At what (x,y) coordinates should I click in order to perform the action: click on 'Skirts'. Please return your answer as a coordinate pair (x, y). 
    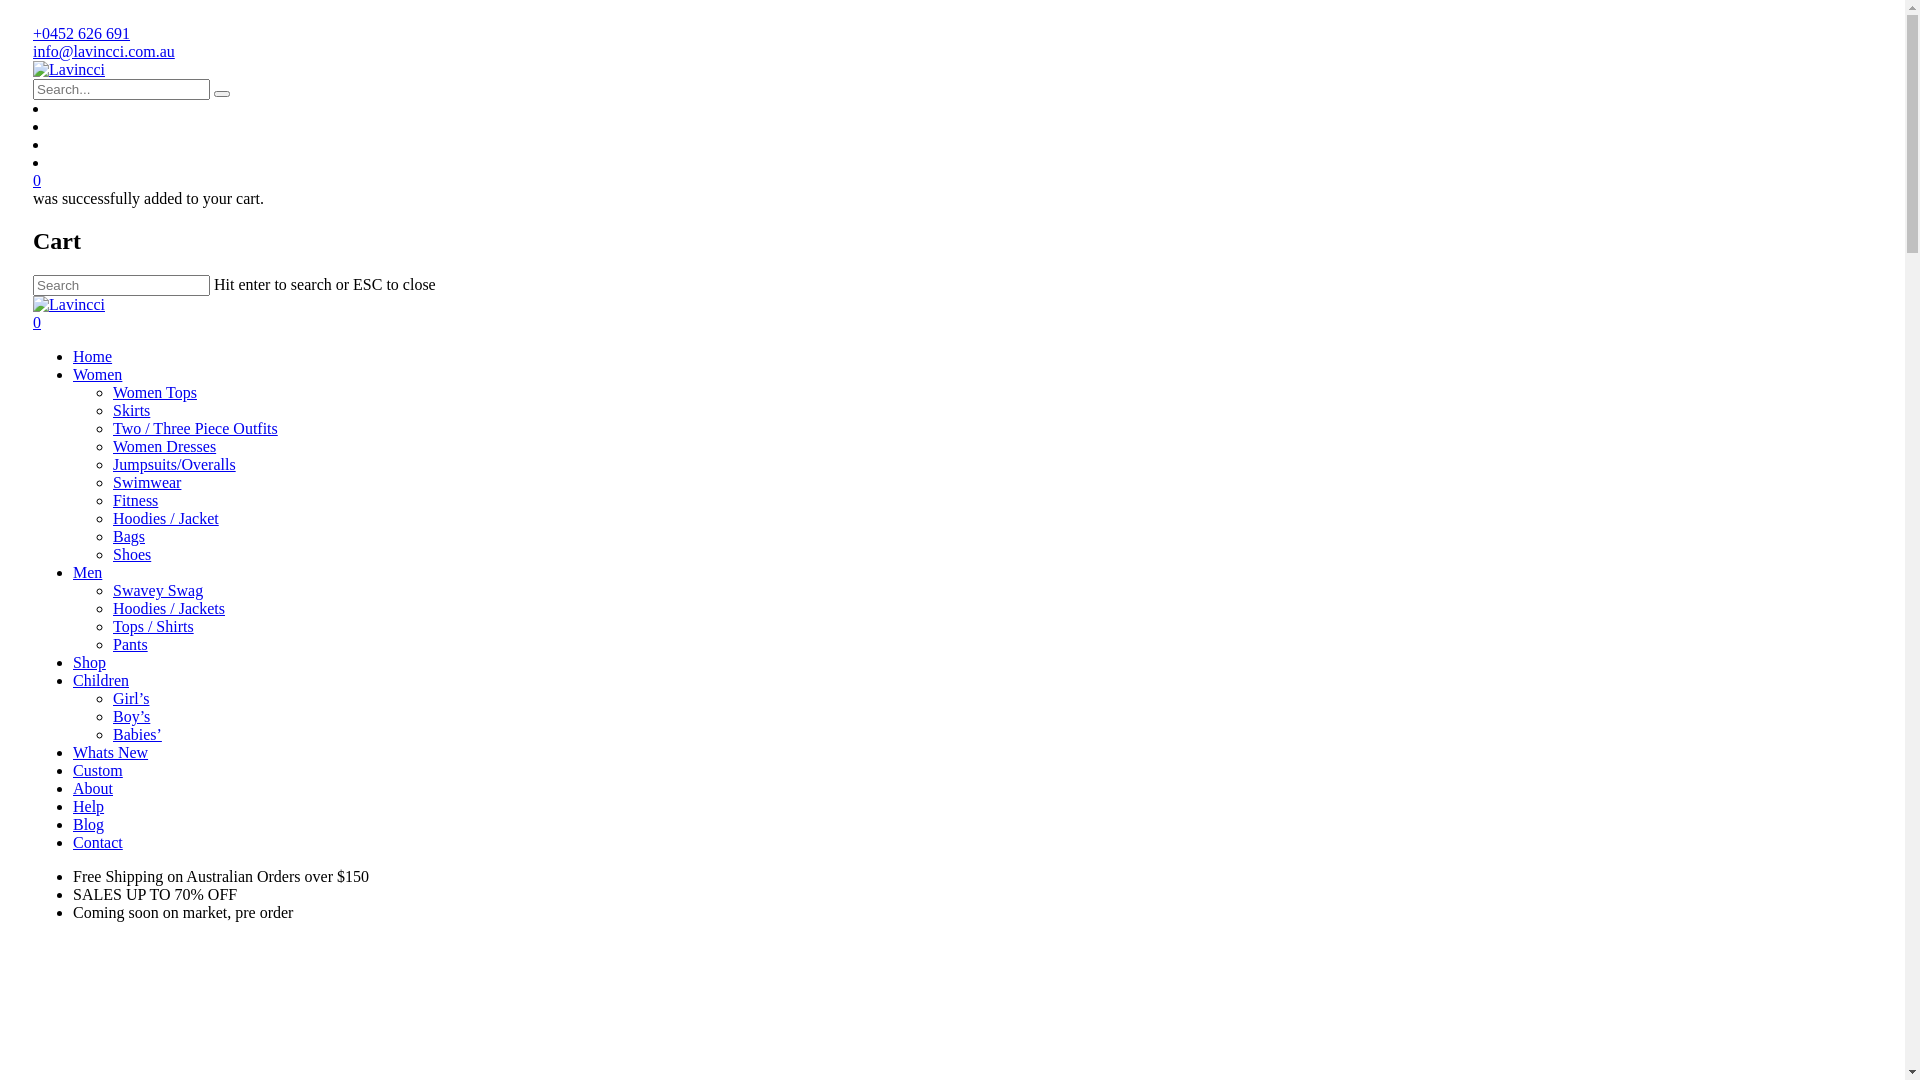
    Looking at the image, I should click on (130, 409).